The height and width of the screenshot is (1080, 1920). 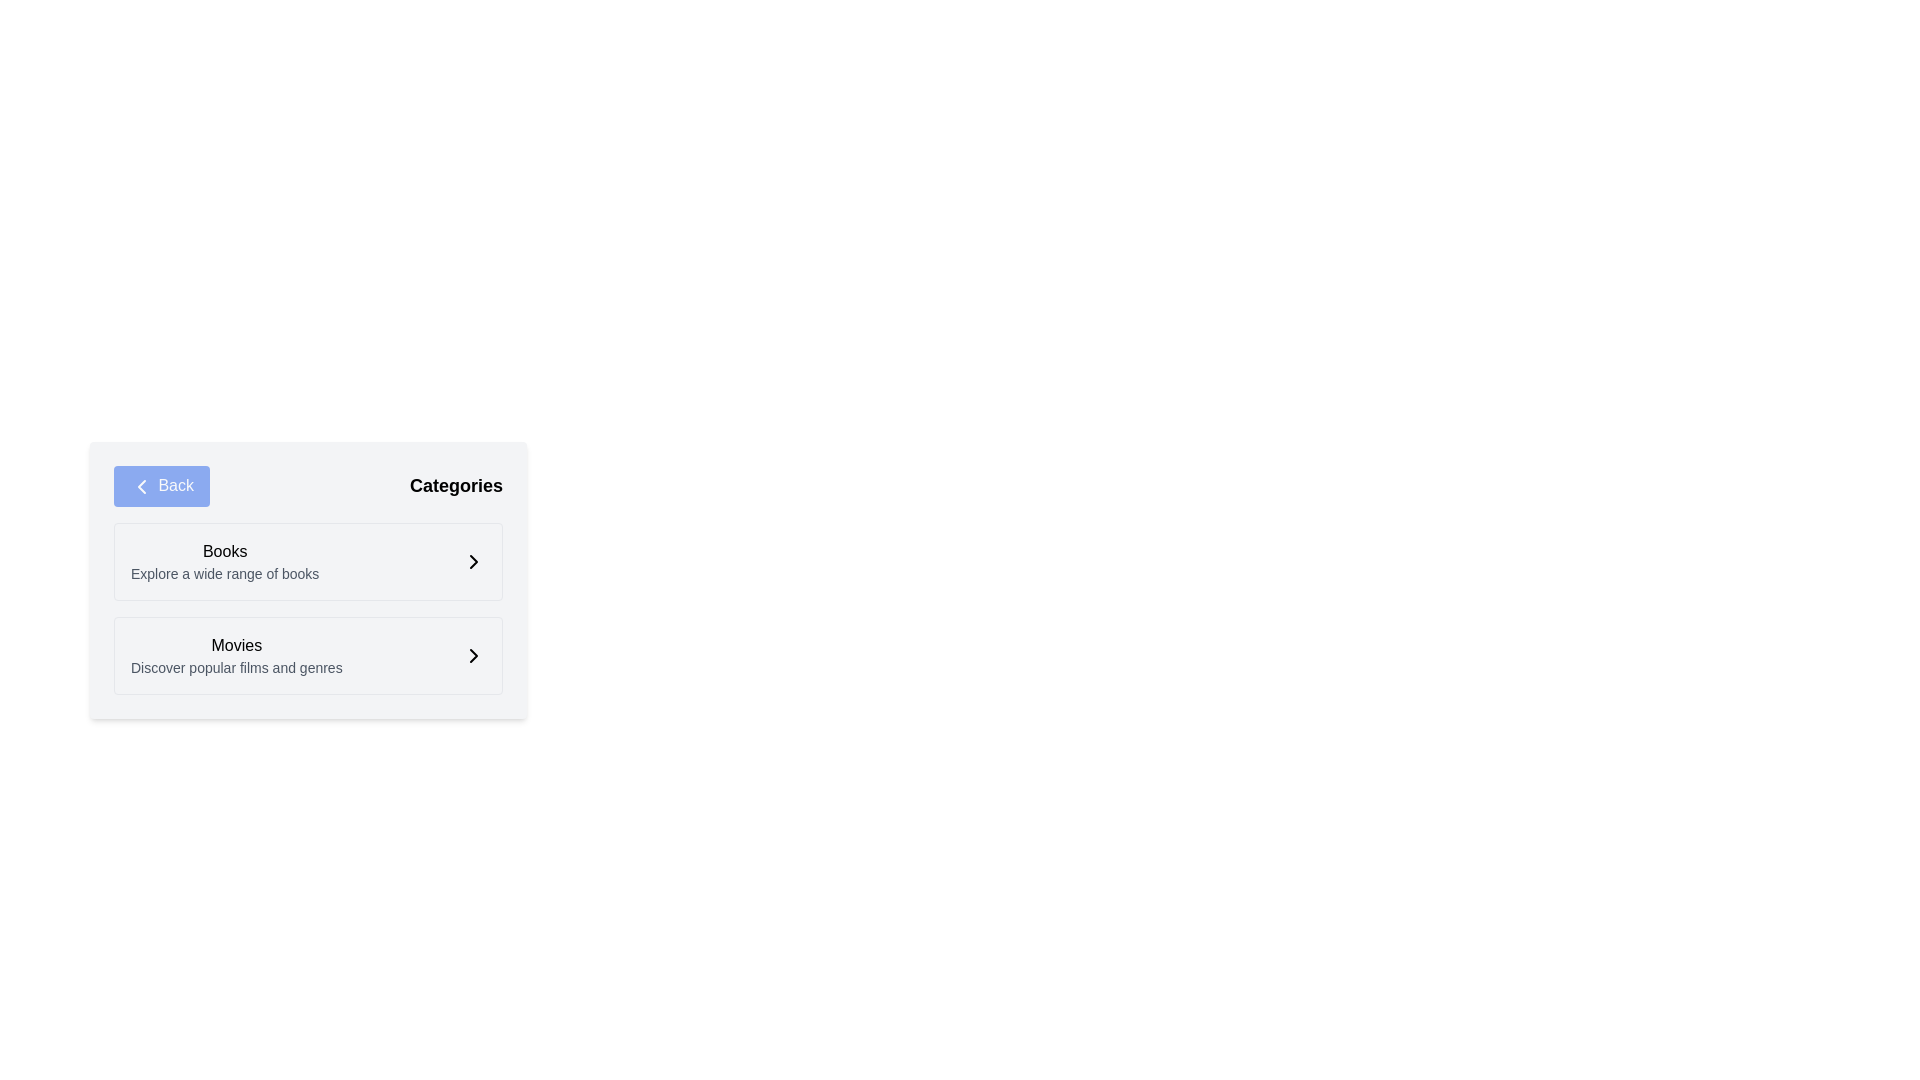 I want to click on the 'Movies' category item located within the 'Categories' section, which displays 'Movies' in bold text and a description beneath it, so click(x=236, y=655).